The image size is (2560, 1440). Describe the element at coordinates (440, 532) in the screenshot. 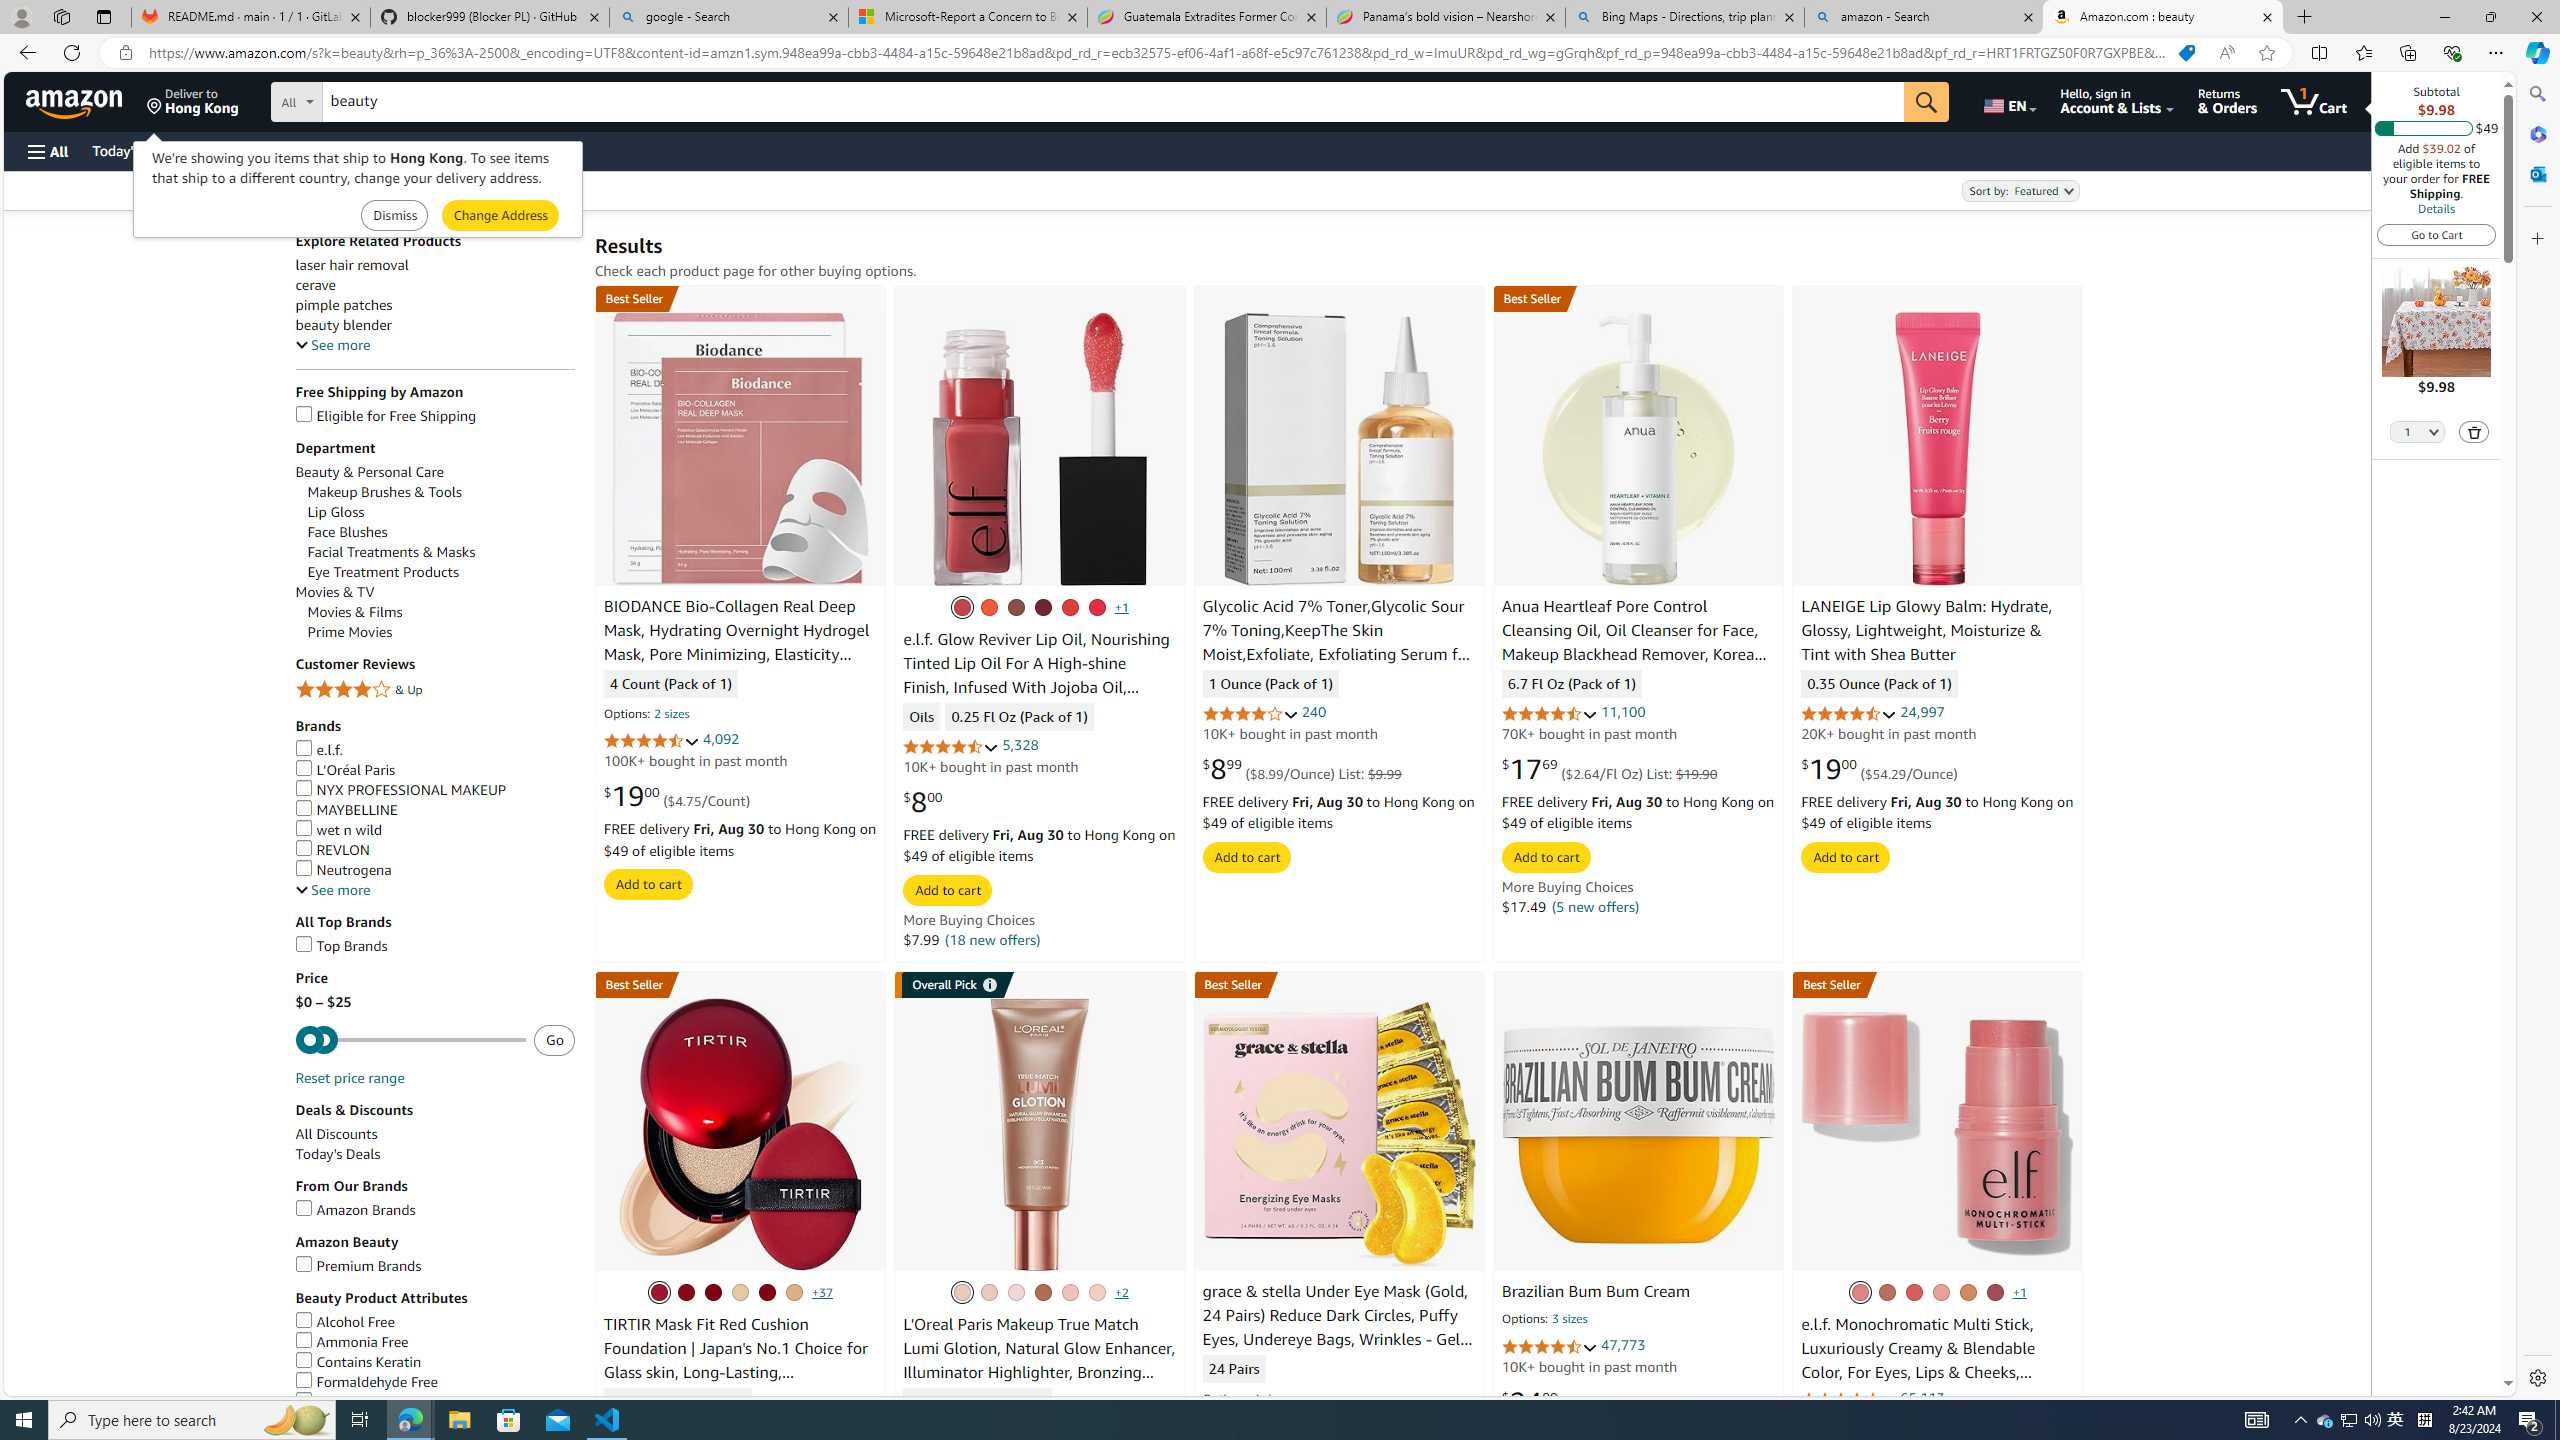

I see `'Face Blushes'` at that location.